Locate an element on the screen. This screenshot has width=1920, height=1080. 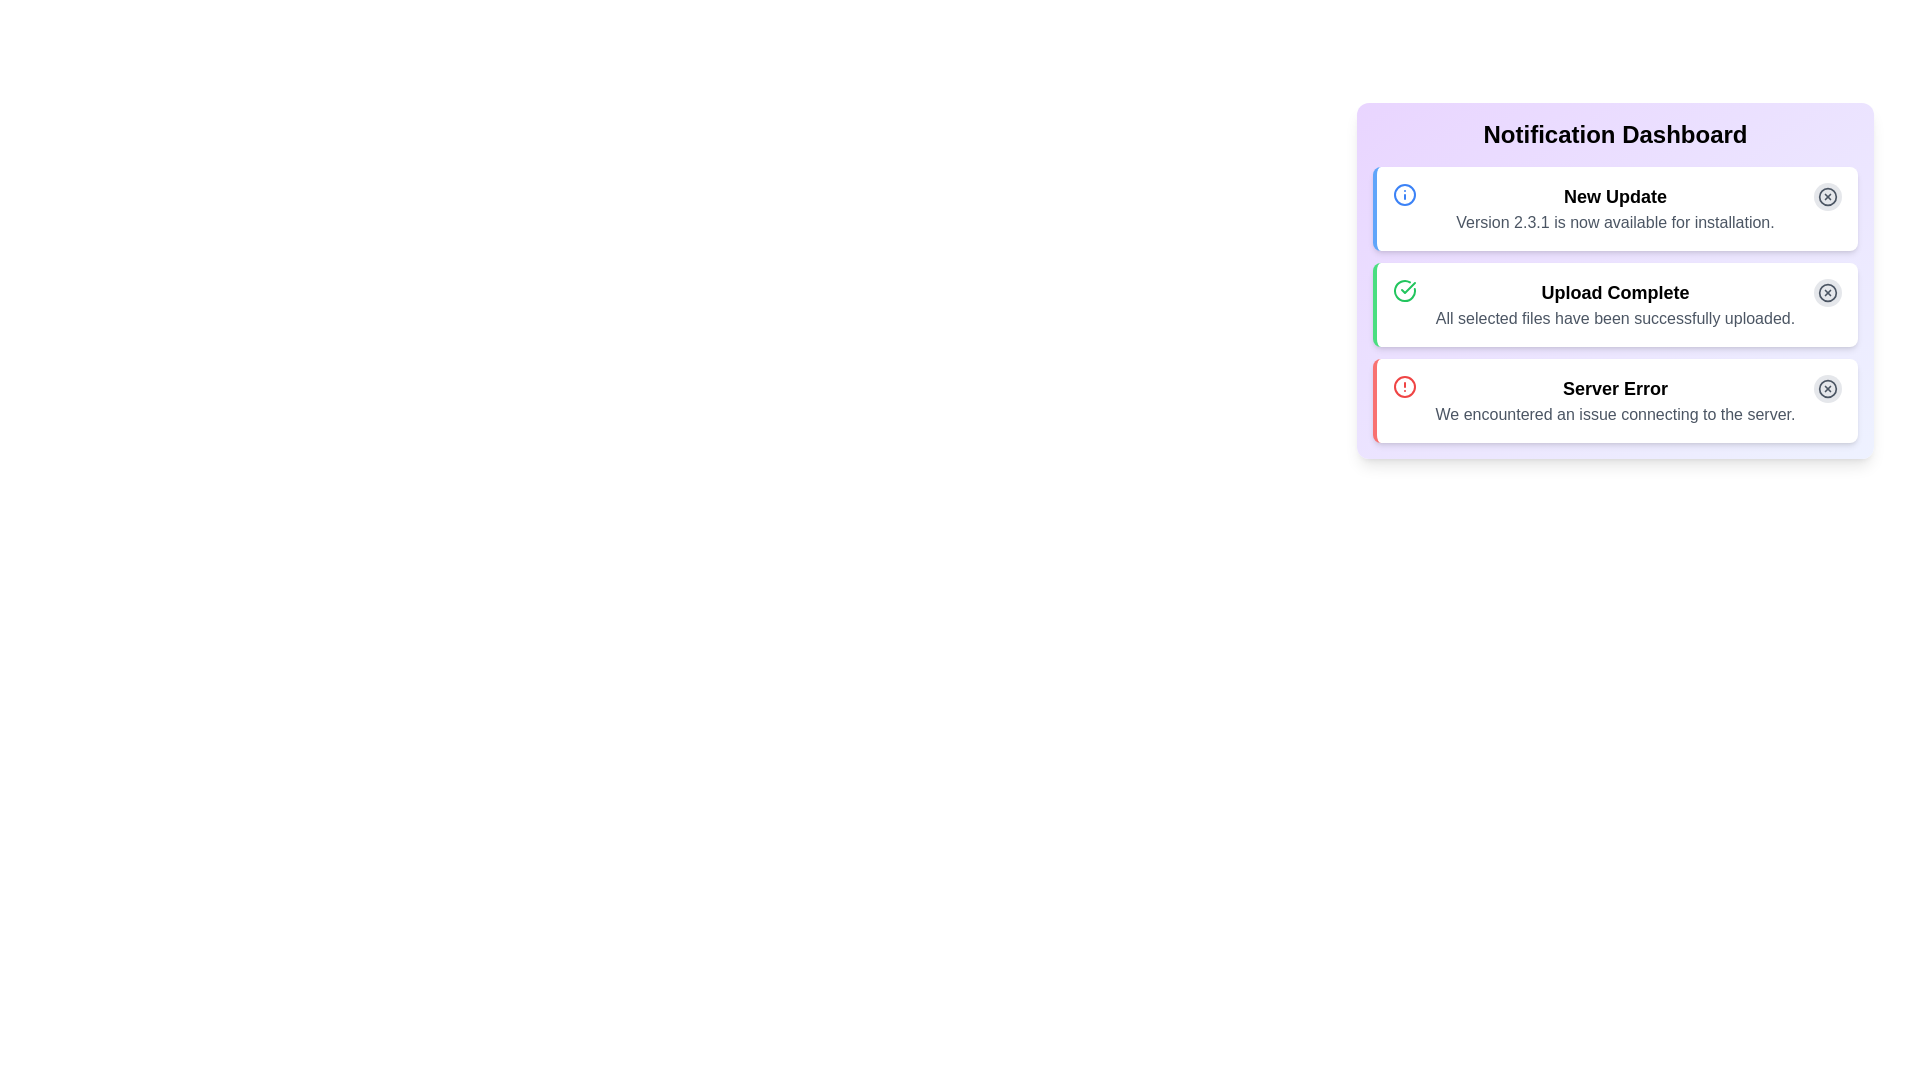
and drop the notification item indicating the availability of a new software version for installation within the Notification Dashboard is located at coordinates (1615, 208).